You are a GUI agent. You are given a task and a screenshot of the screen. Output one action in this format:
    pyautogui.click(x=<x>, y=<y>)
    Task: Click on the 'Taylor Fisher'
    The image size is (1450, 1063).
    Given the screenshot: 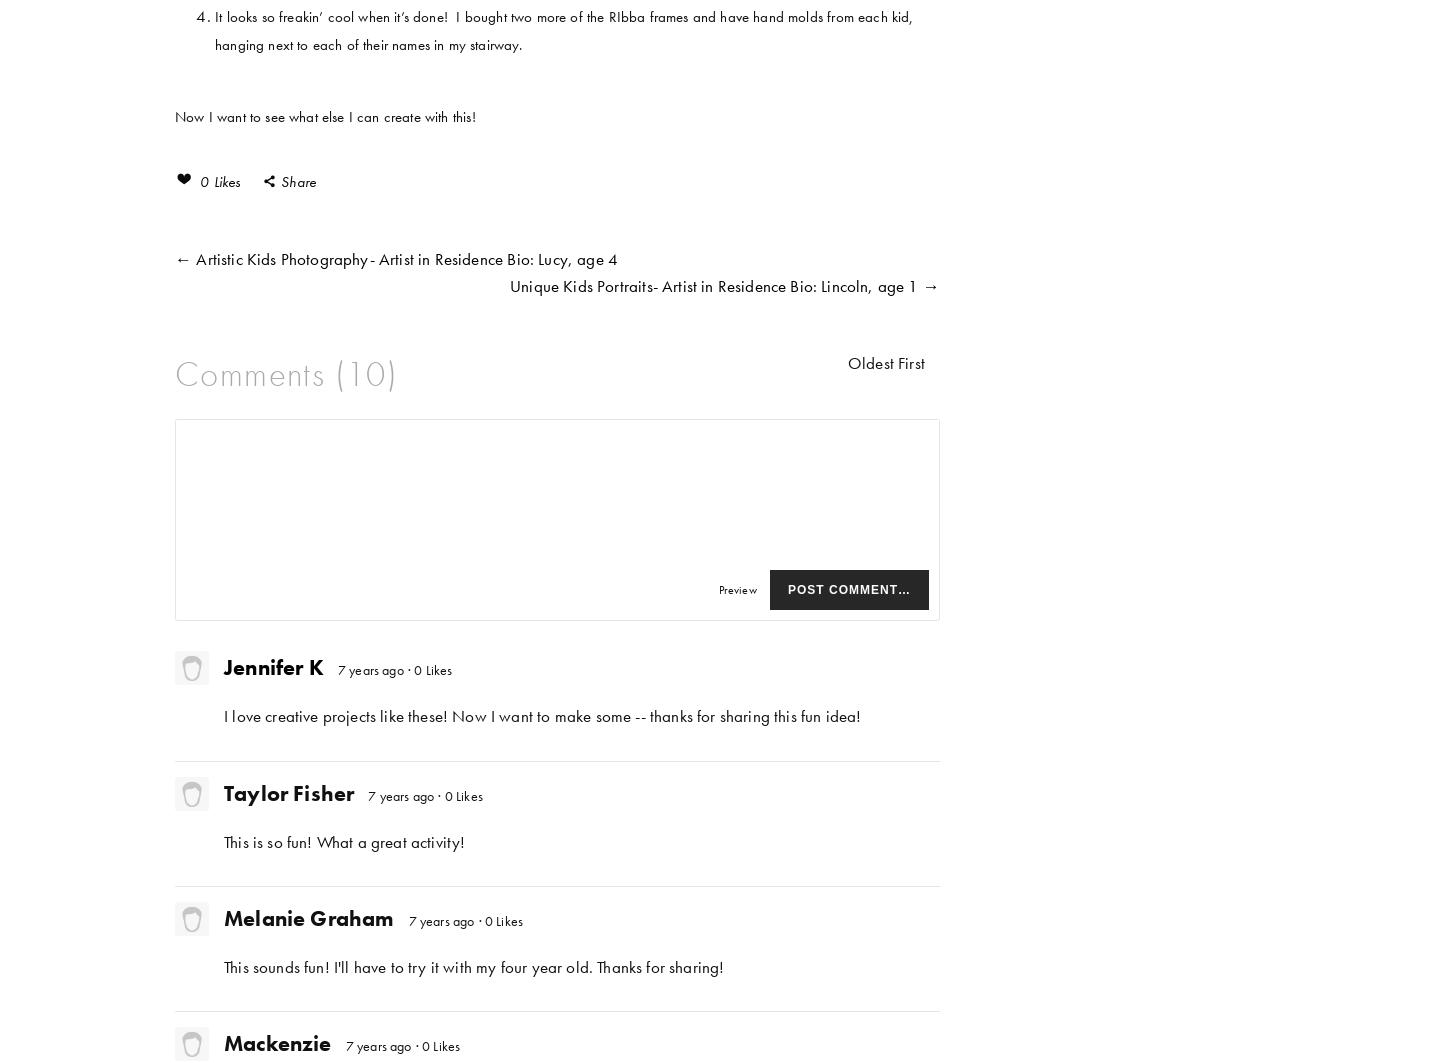 What is the action you would take?
    pyautogui.click(x=288, y=791)
    